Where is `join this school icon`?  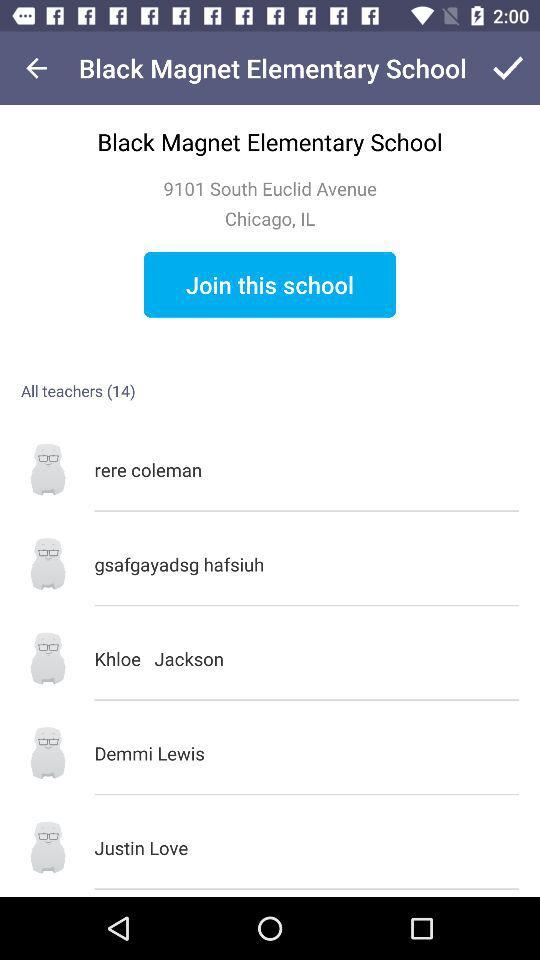 join this school icon is located at coordinates (270, 283).